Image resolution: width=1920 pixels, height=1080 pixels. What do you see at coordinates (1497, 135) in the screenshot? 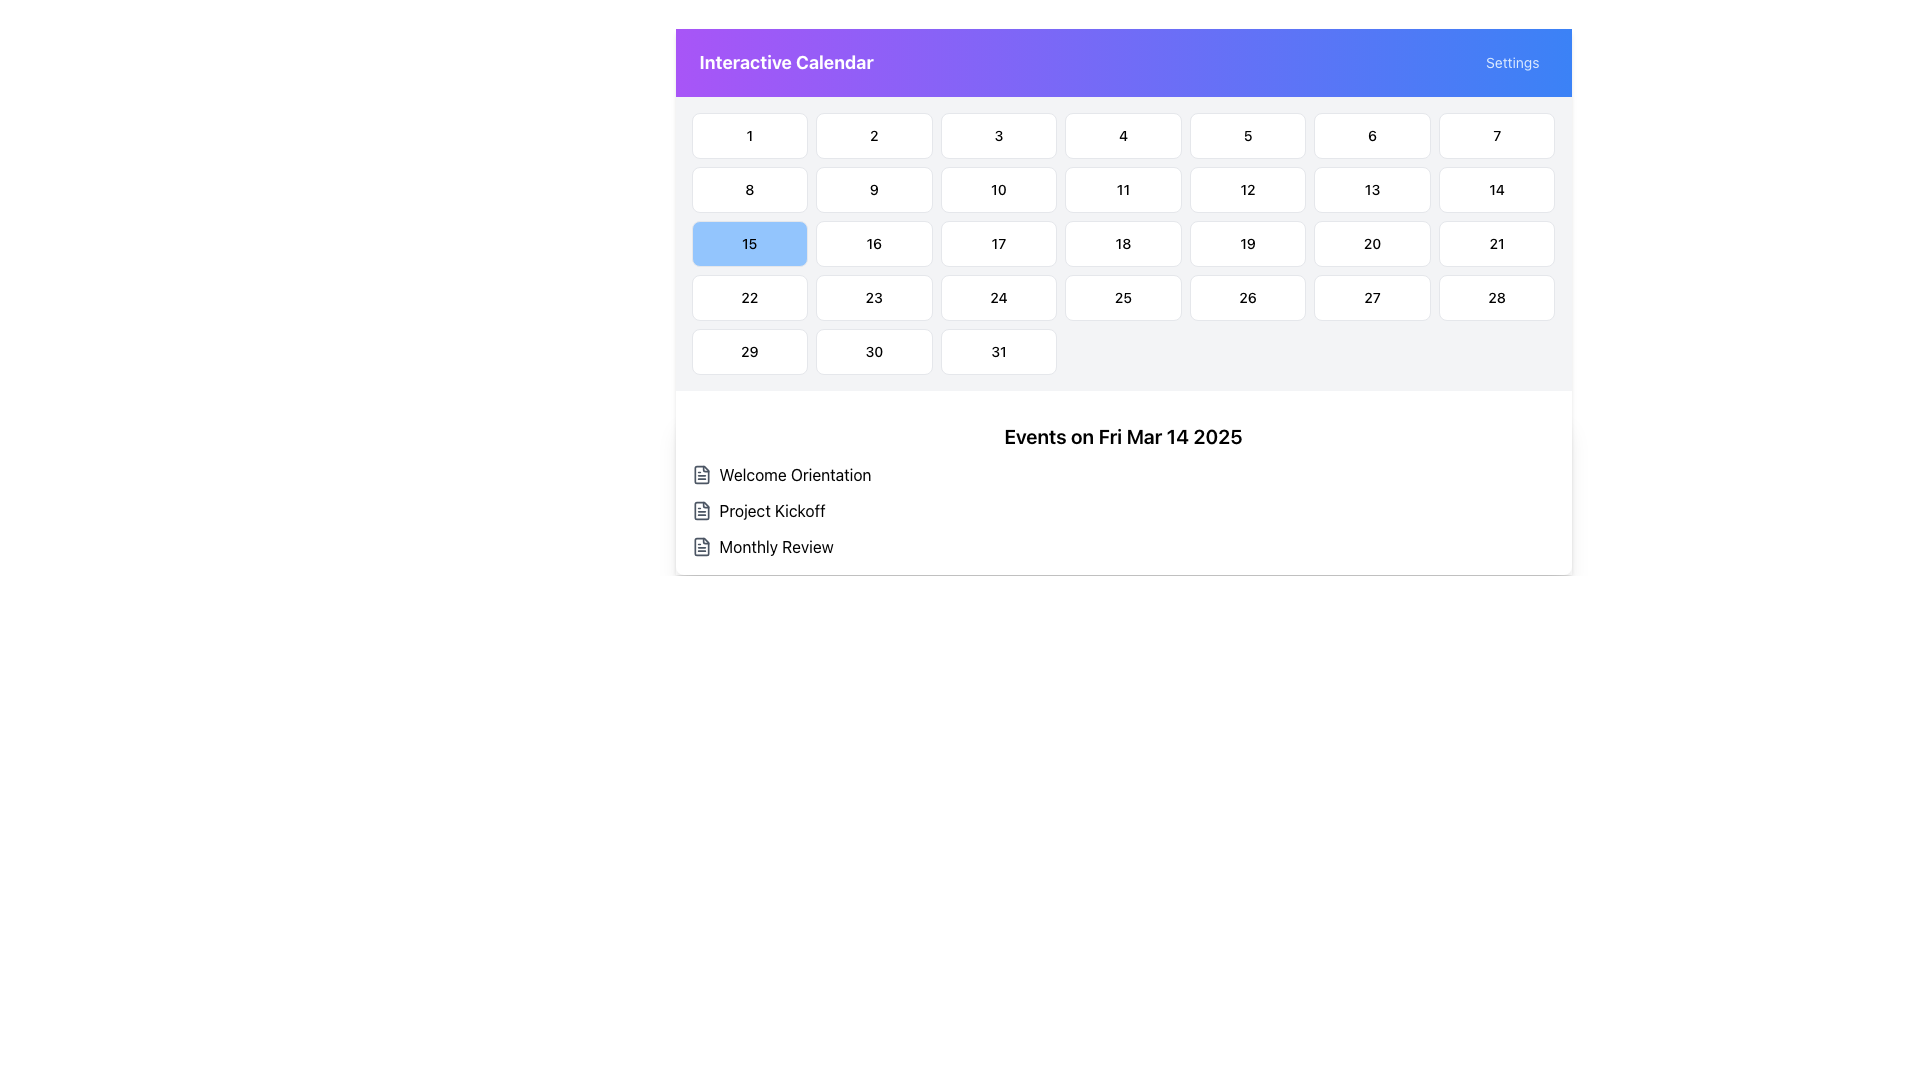
I see `the text label displaying the number '7' in a medium-sized, sans-serif font, located in the top-right corner of the calendar grid under the 'Settings' button` at bounding box center [1497, 135].